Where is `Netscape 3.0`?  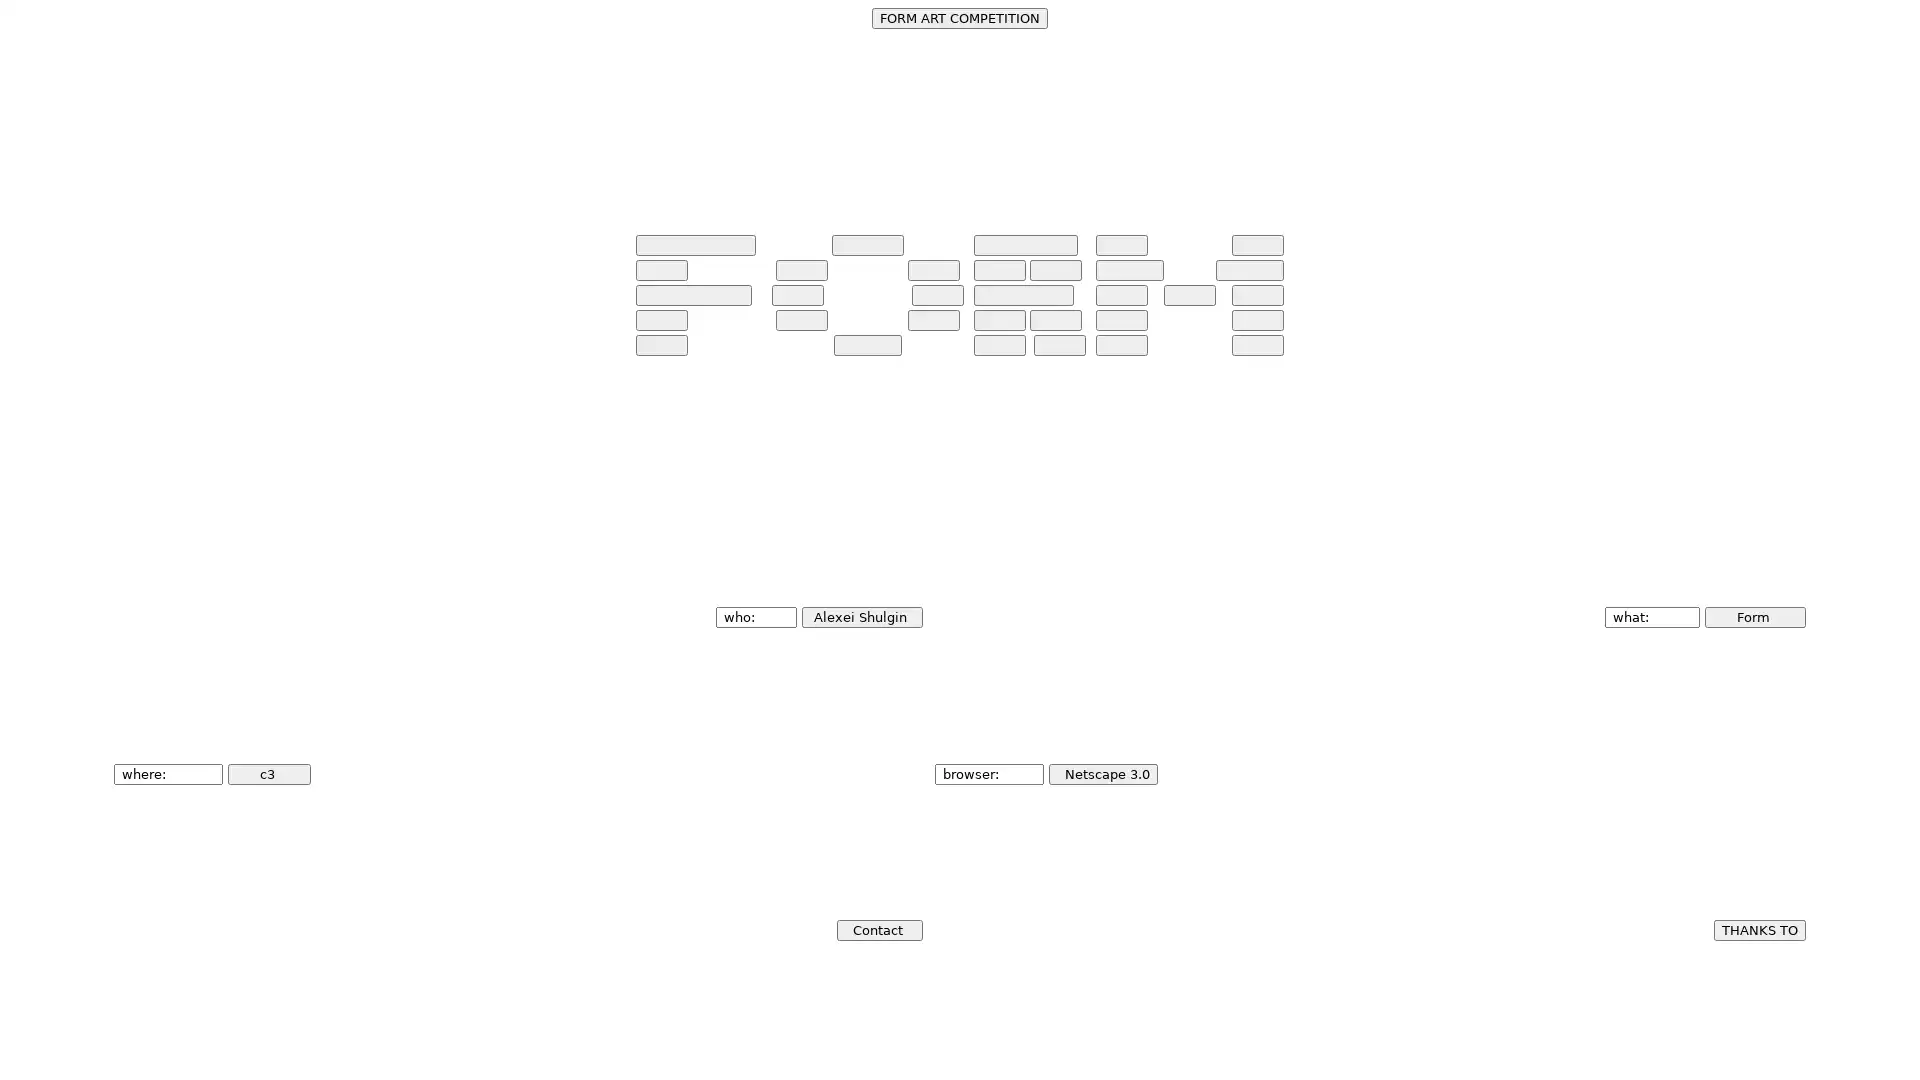
Netscape 3.0 is located at coordinates (1101, 772).